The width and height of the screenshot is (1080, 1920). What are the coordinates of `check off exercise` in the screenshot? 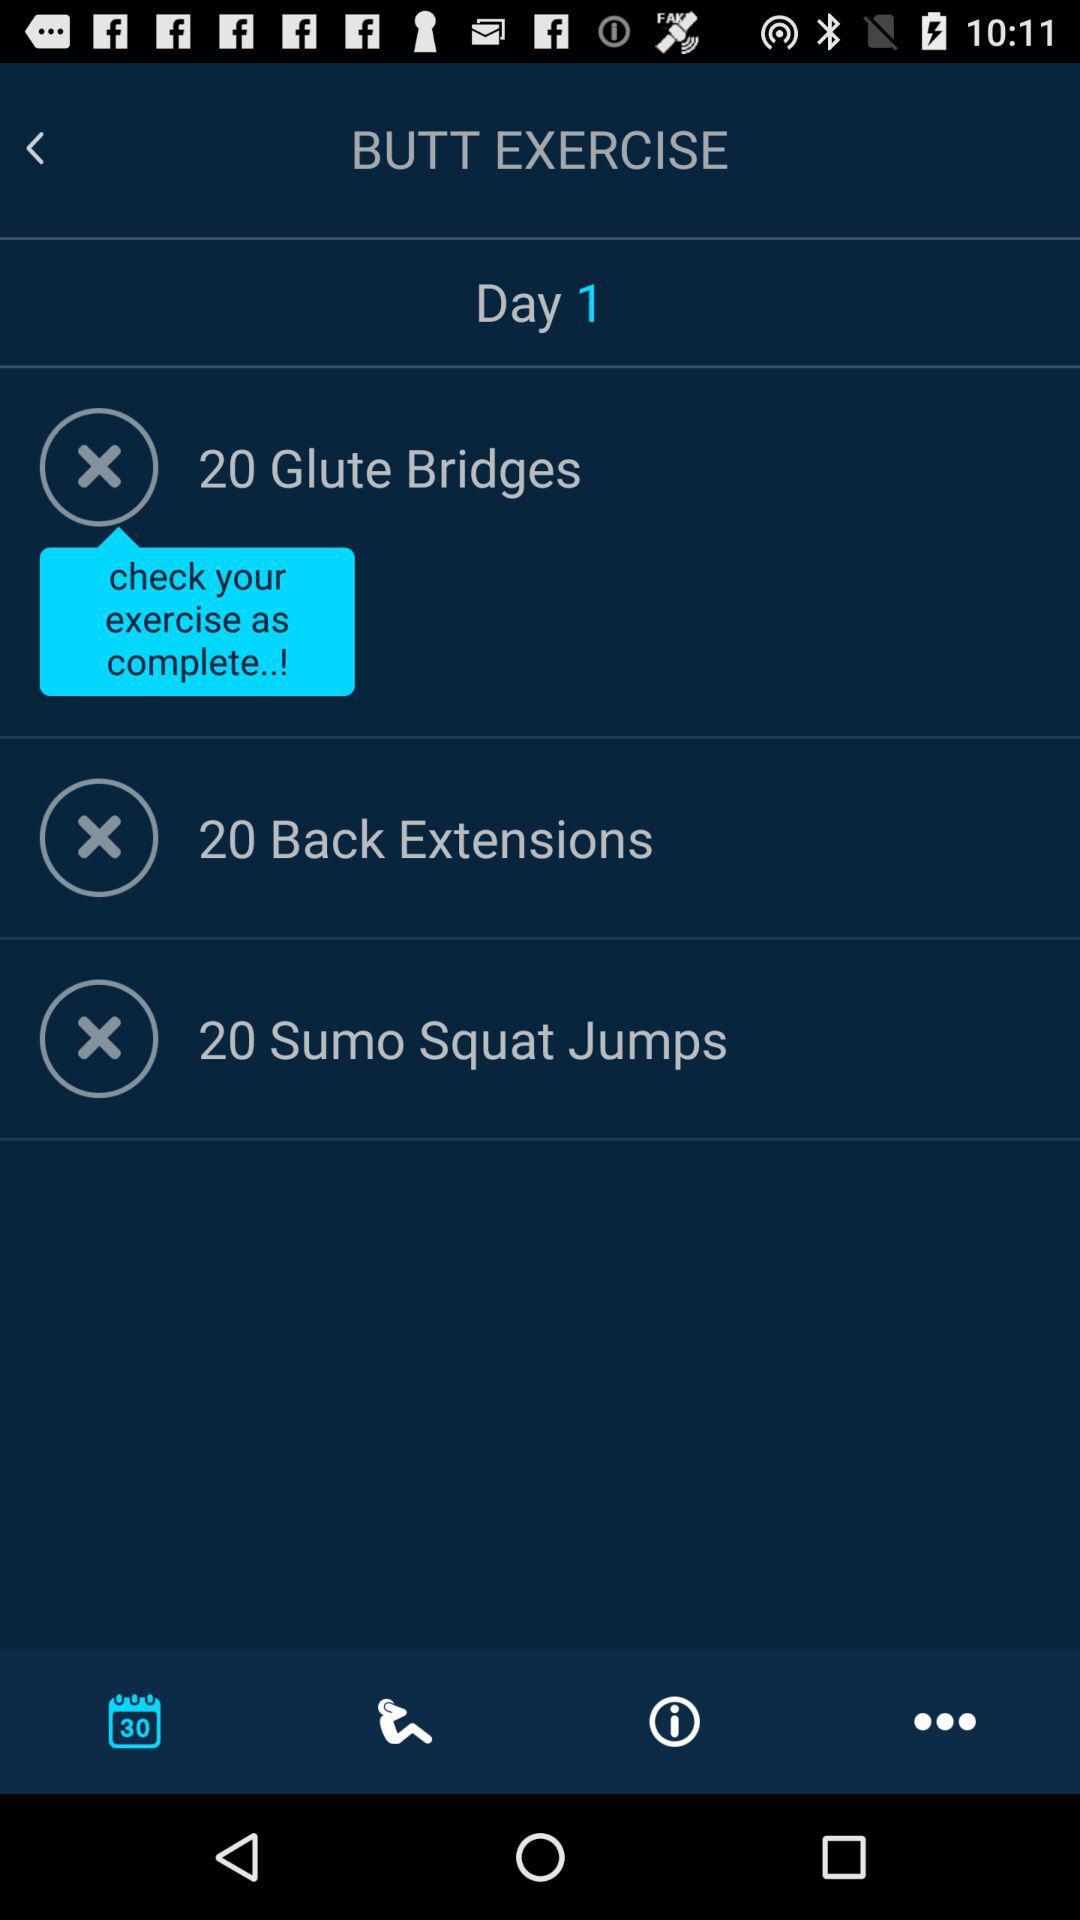 It's located at (99, 466).